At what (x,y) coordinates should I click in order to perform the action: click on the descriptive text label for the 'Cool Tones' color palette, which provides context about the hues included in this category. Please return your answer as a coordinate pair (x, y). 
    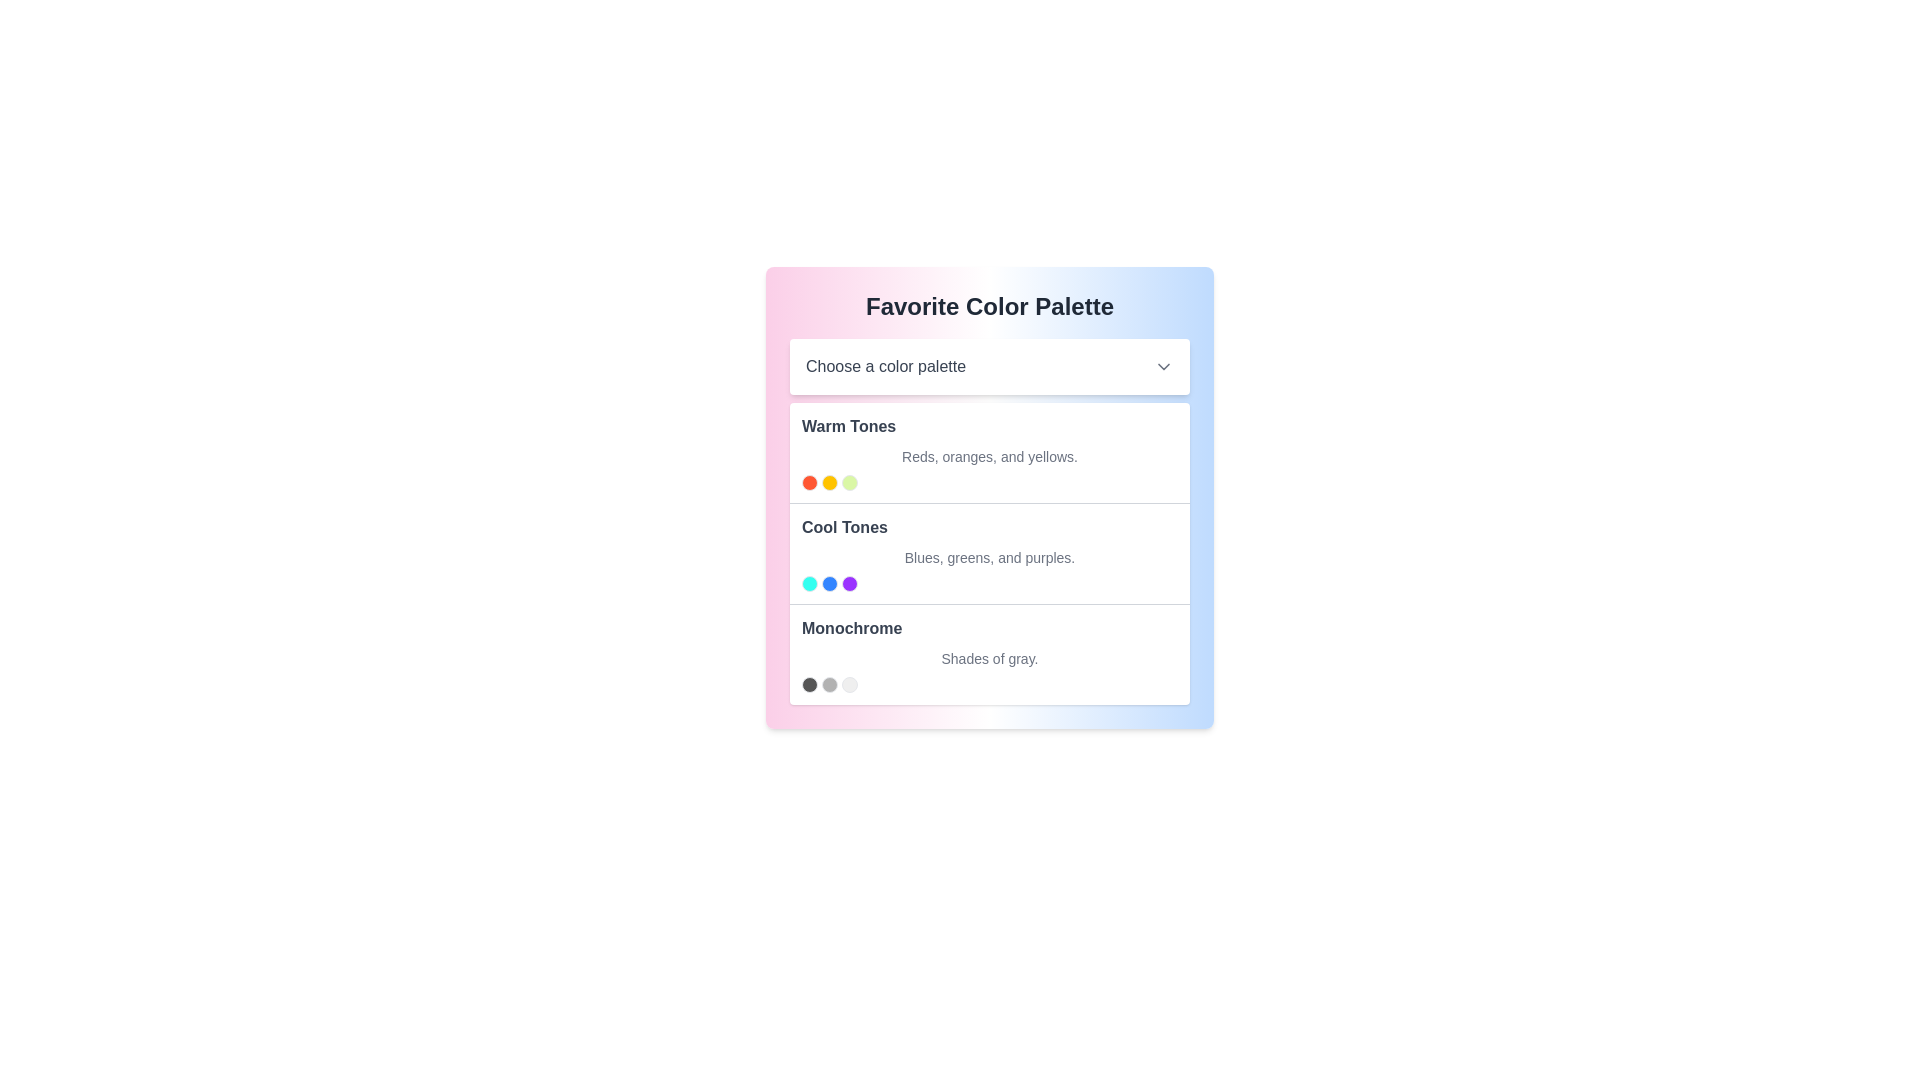
    Looking at the image, I should click on (989, 558).